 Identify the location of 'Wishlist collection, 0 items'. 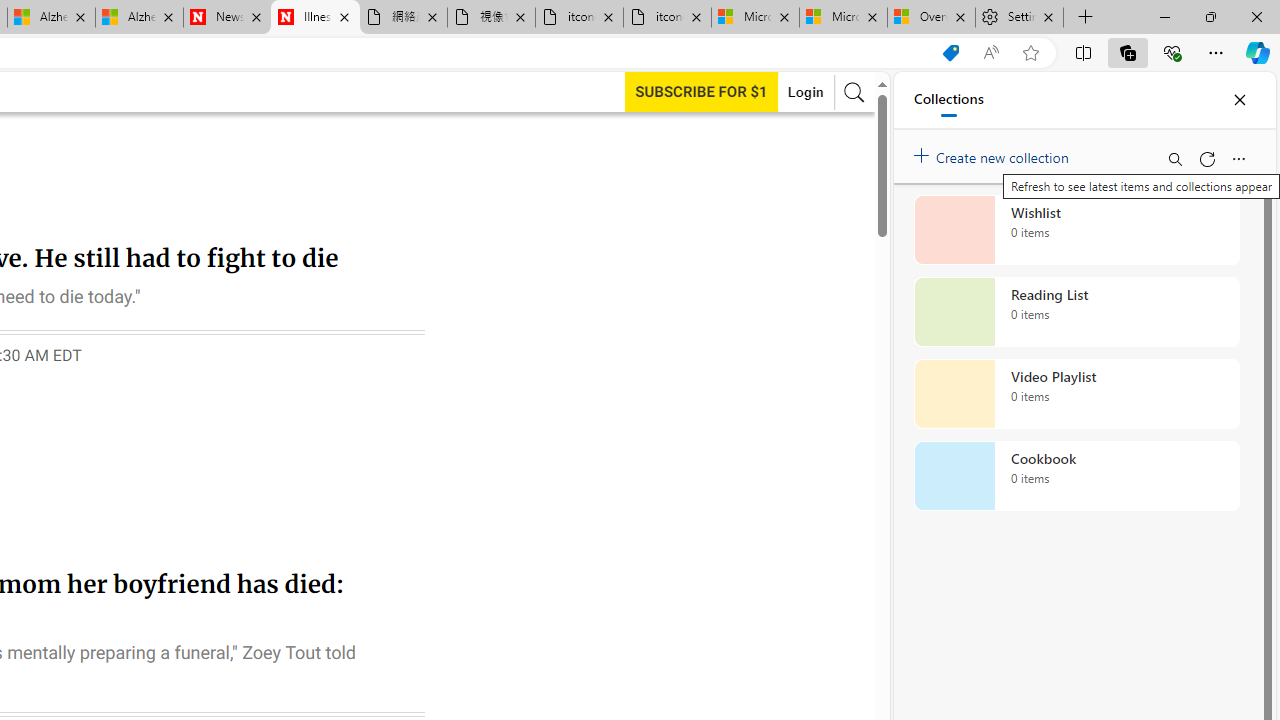
(1076, 229).